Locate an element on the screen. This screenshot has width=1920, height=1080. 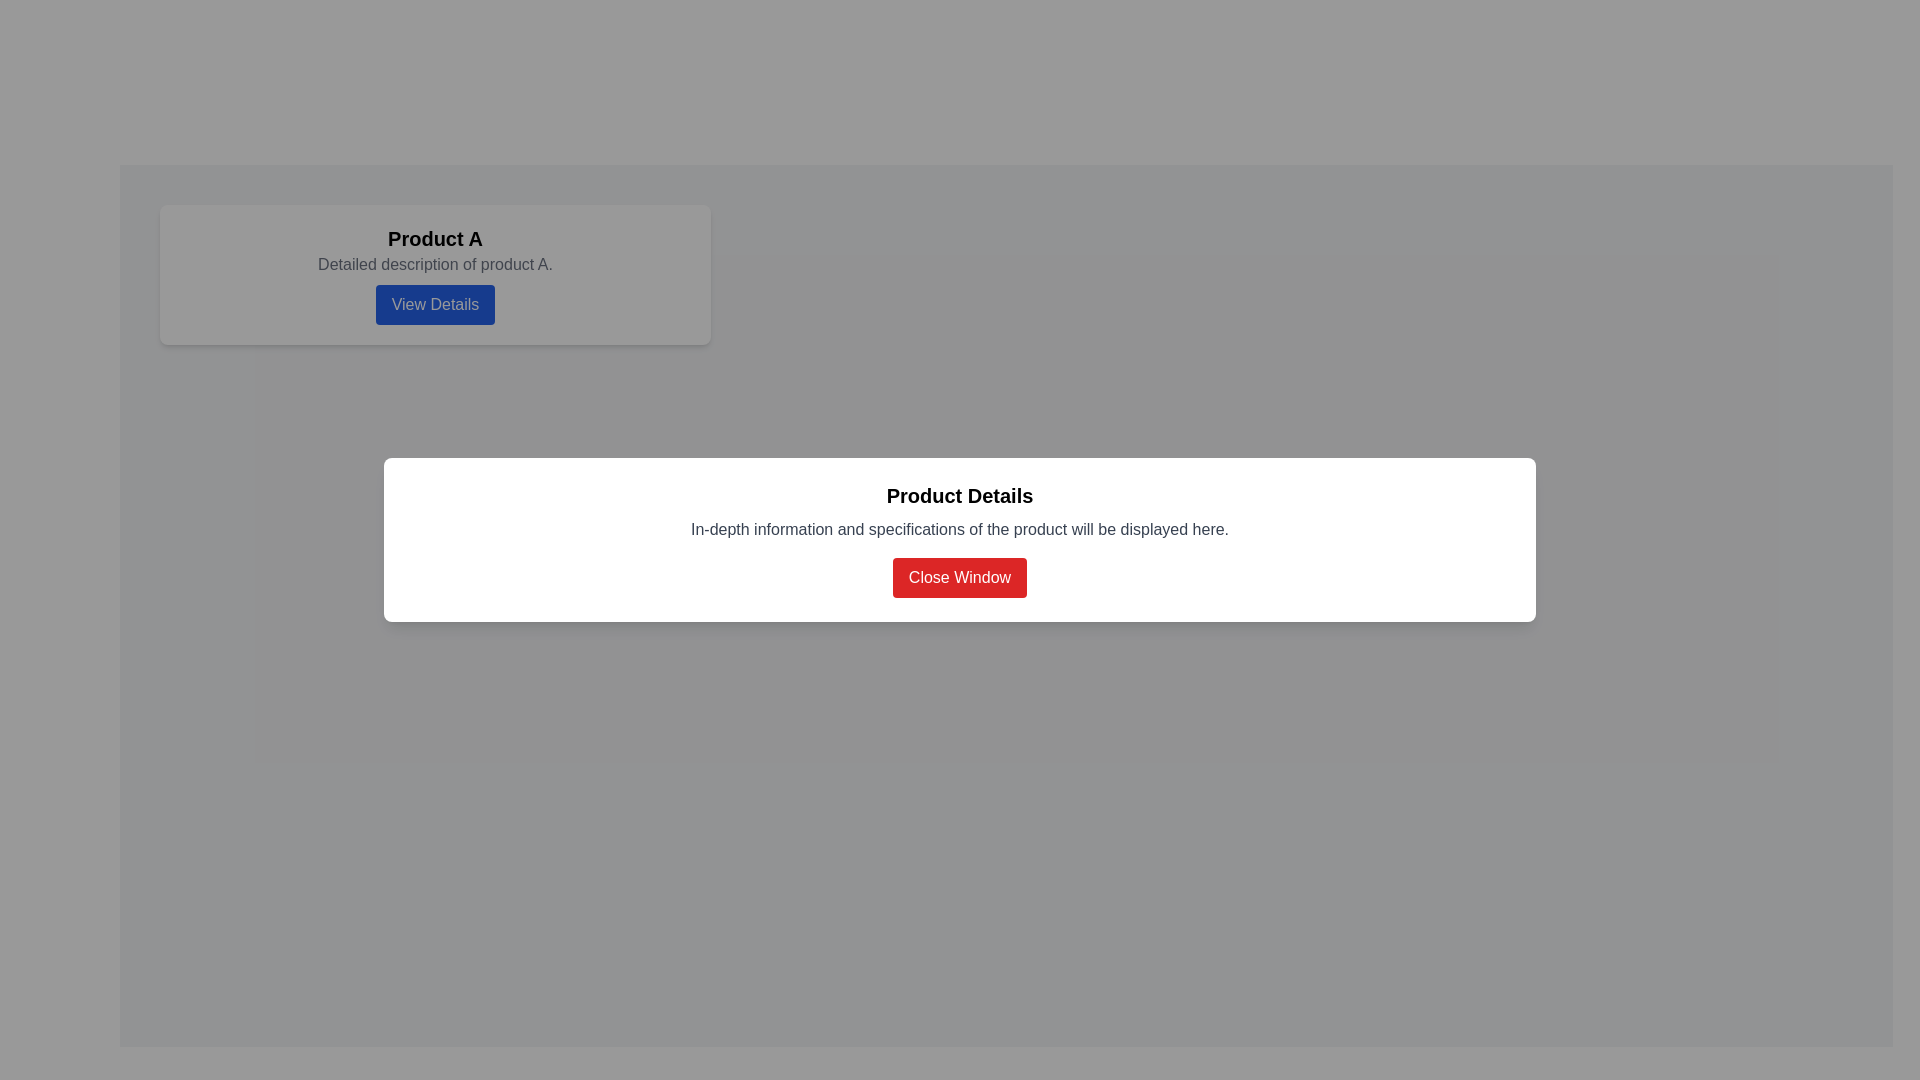
the close button located centrally in the white section below the text 'In-depth information and specifications of the product will be displayed here.' is located at coordinates (960, 578).